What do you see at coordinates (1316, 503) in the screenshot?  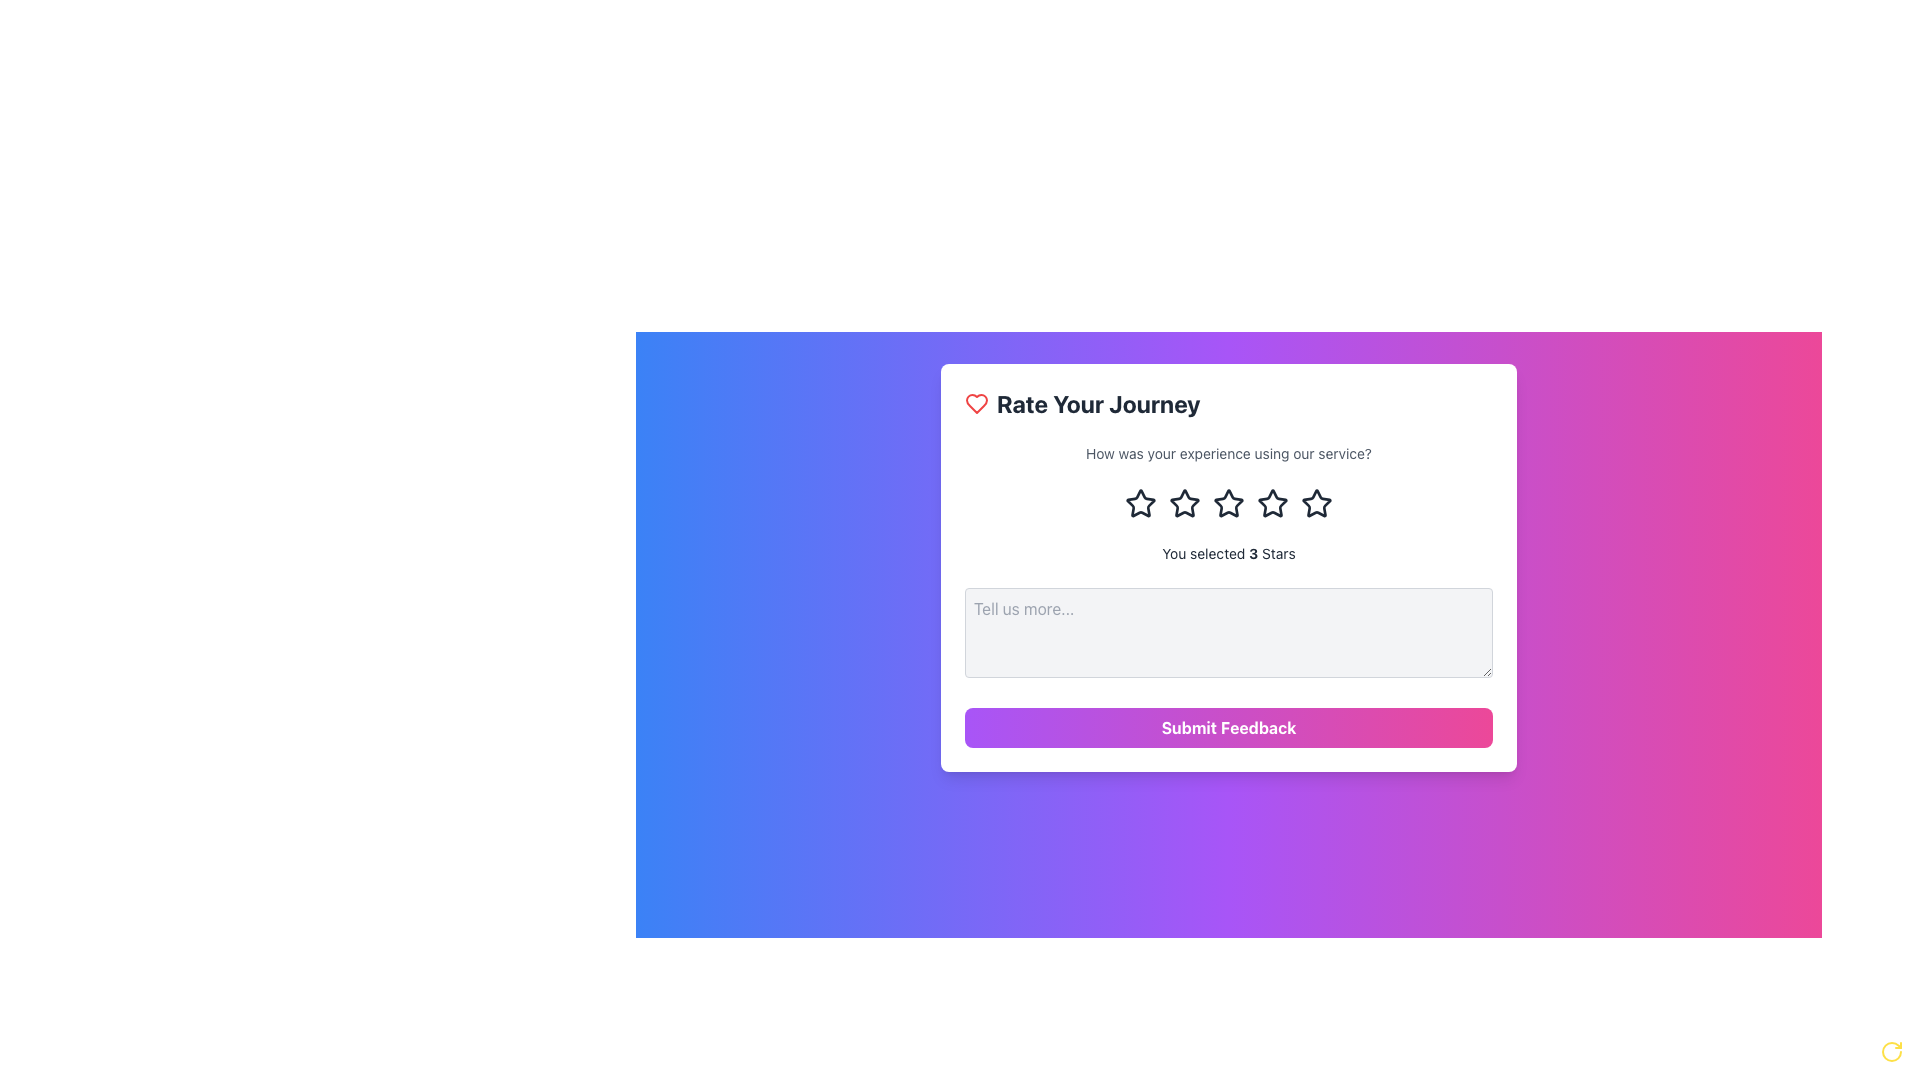 I see `the fifth outlined star icon for rating, which is part of a horizontal row of similar star icons positioned beneath the feedback text` at bounding box center [1316, 503].